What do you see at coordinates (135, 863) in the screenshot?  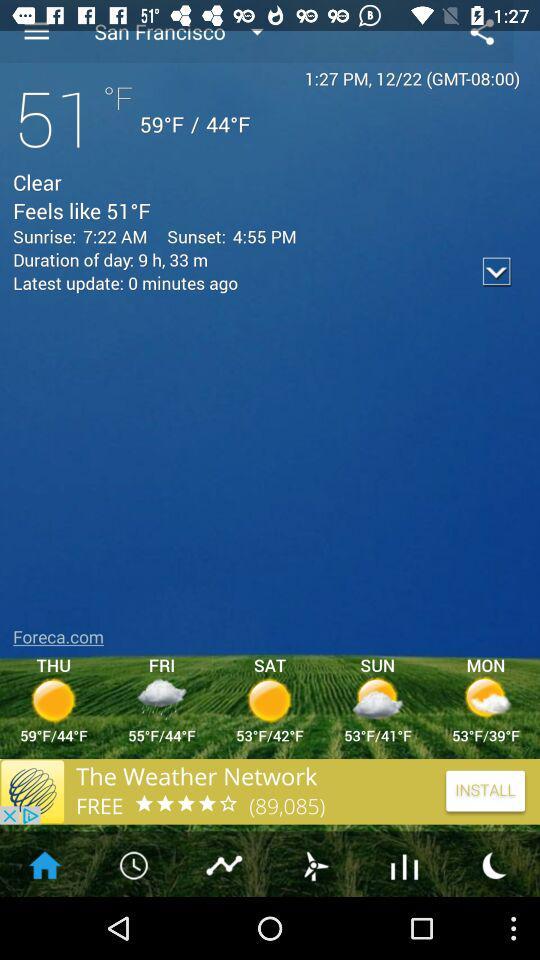 I see `the icon at right side of home icon` at bounding box center [135, 863].